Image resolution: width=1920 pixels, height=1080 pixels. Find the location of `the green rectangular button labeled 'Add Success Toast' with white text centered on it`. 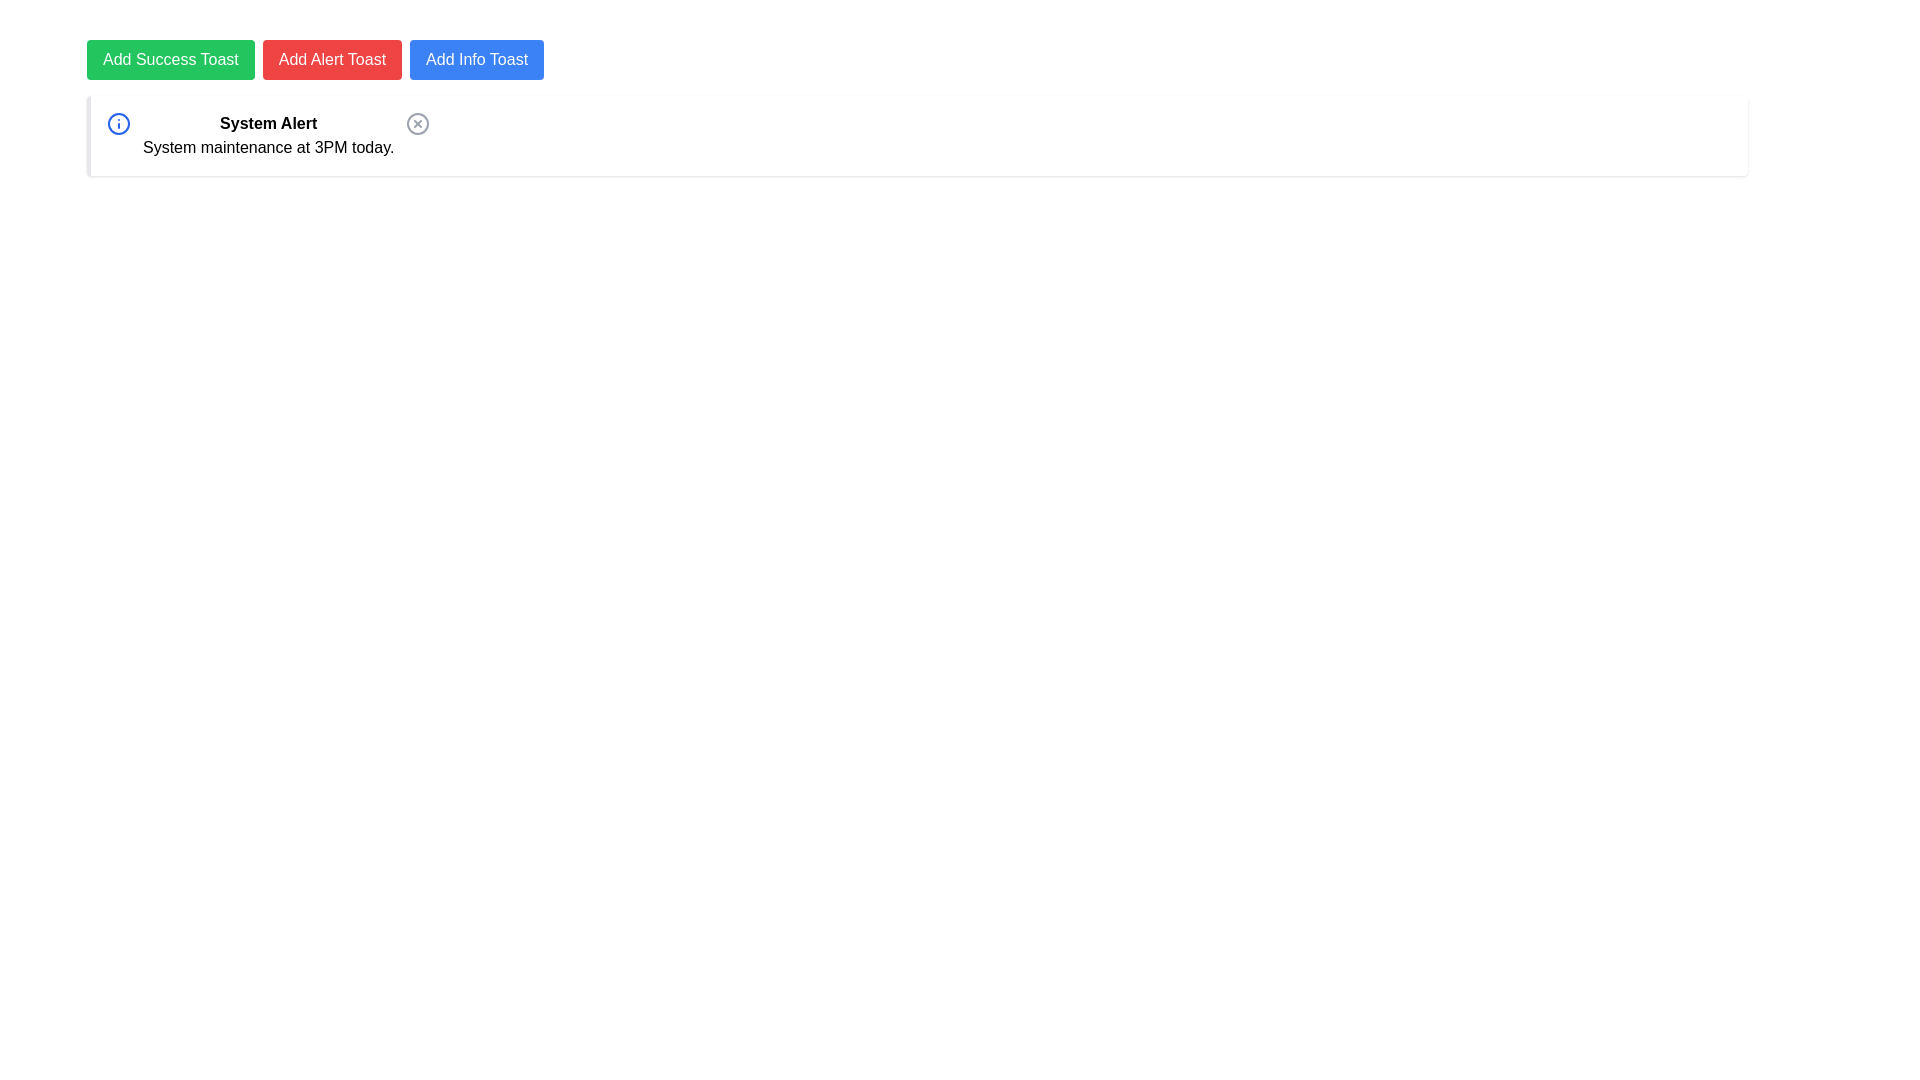

the green rectangular button labeled 'Add Success Toast' with white text centered on it is located at coordinates (170, 59).